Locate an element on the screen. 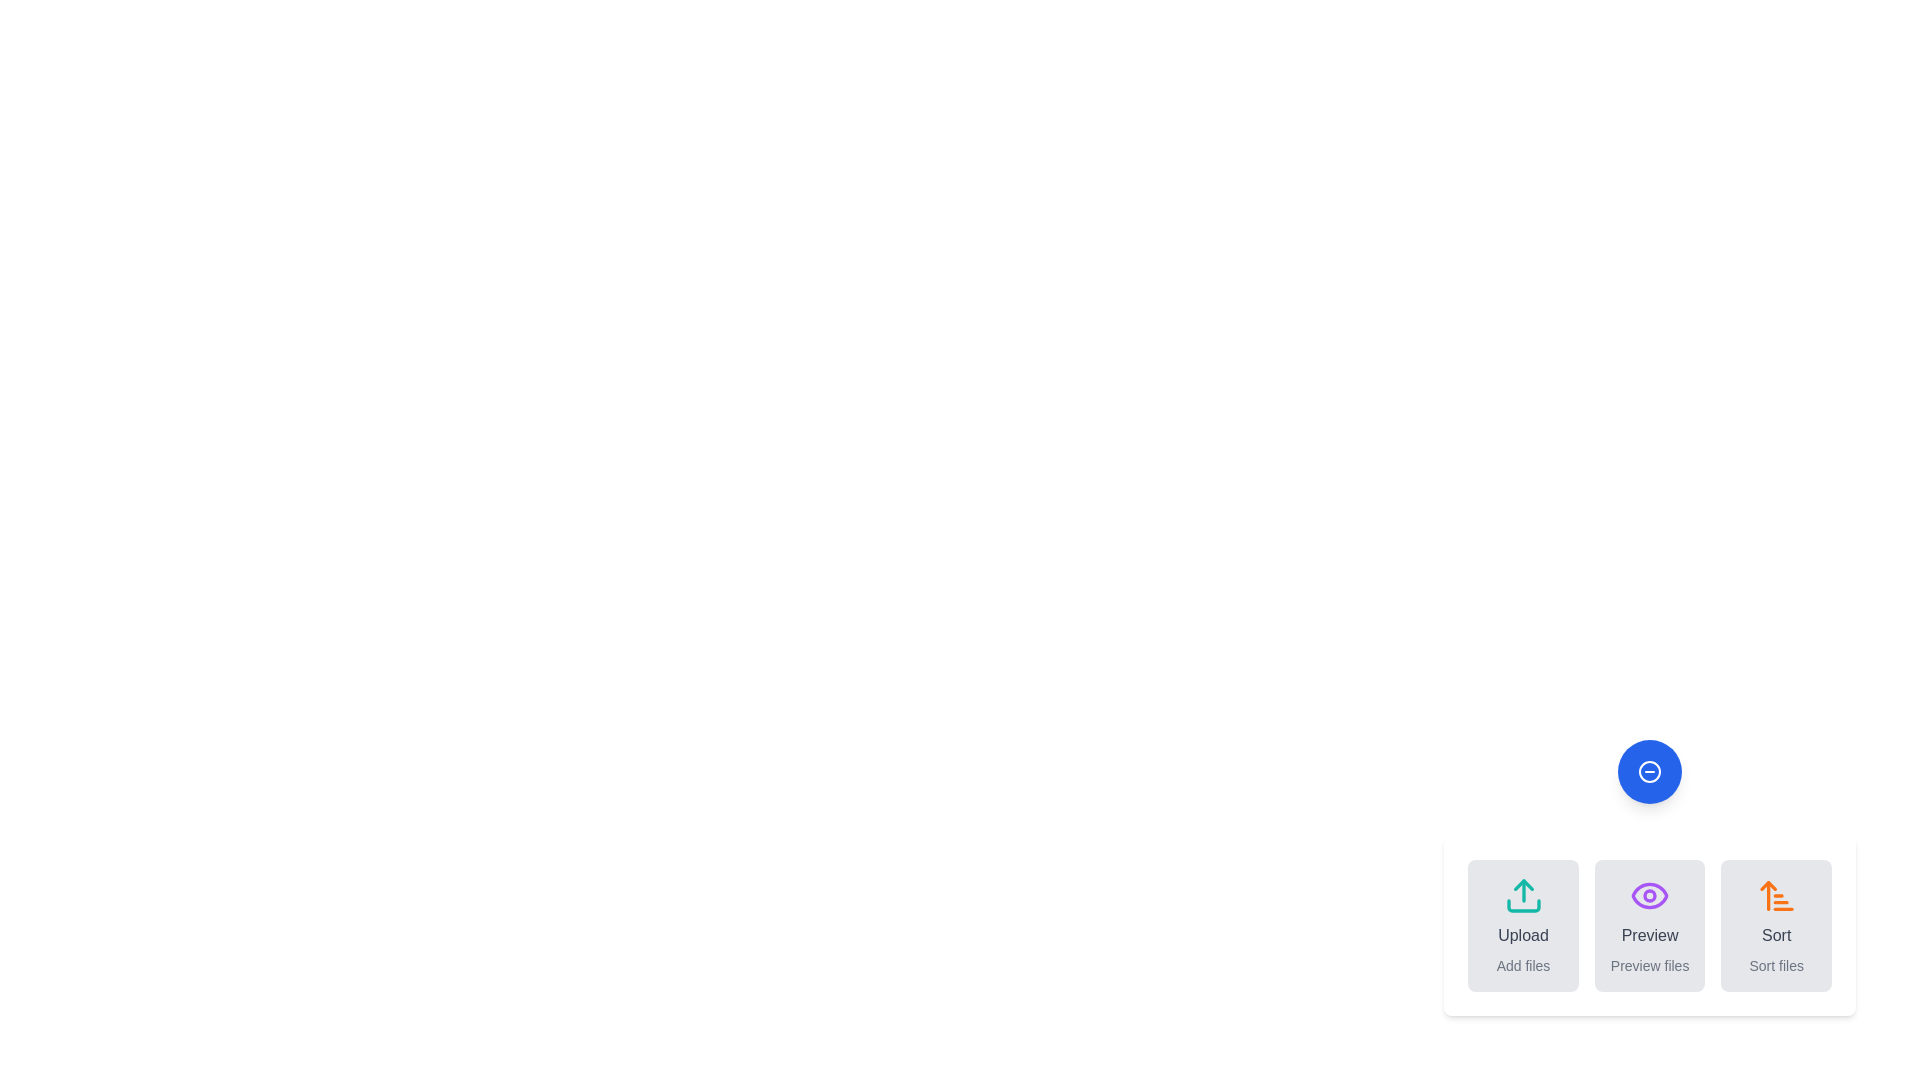 The width and height of the screenshot is (1920, 1080). the 'Upload' button to trigger the upload action is located at coordinates (1522, 925).